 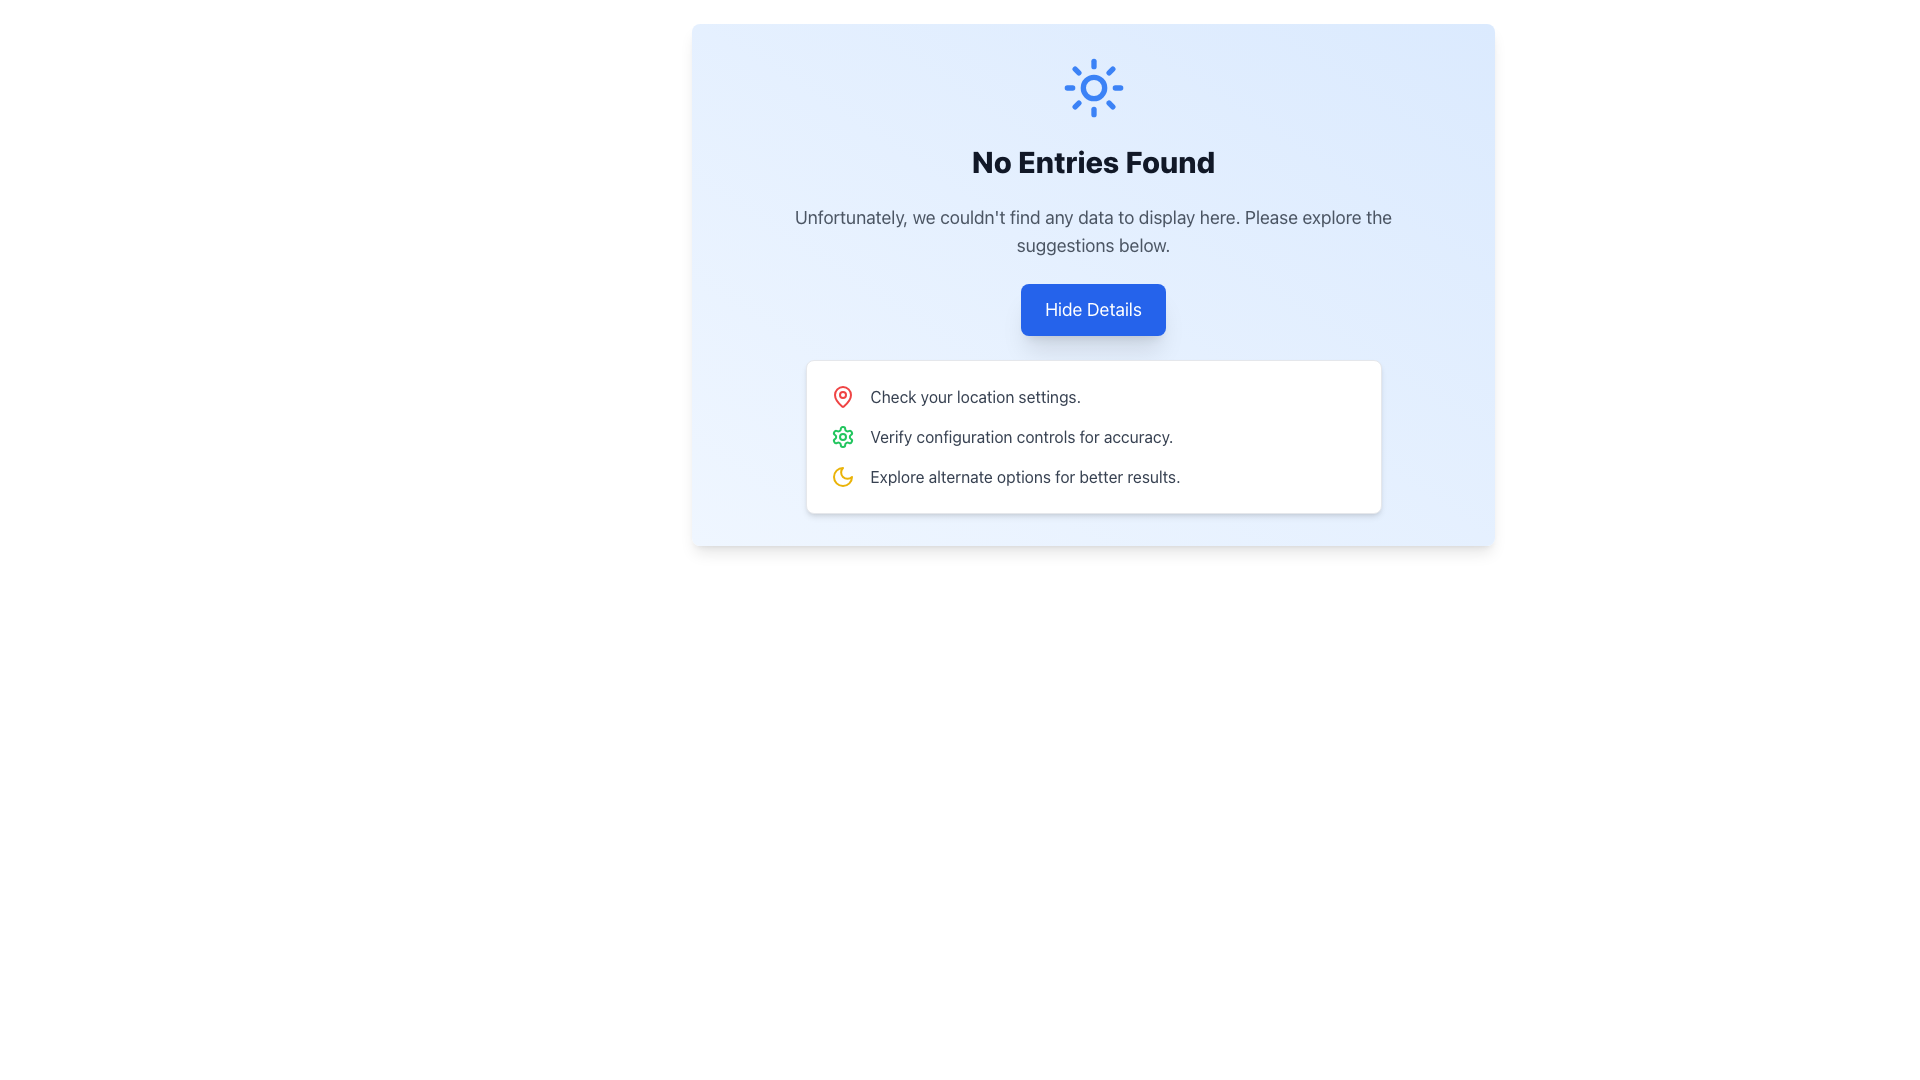 What do you see at coordinates (842, 435) in the screenshot?
I see `the settings icon located in the suggestion box, which is positioned to the left of the text 'Verify configuration controls for accuracy.'` at bounding box center [842, 435].